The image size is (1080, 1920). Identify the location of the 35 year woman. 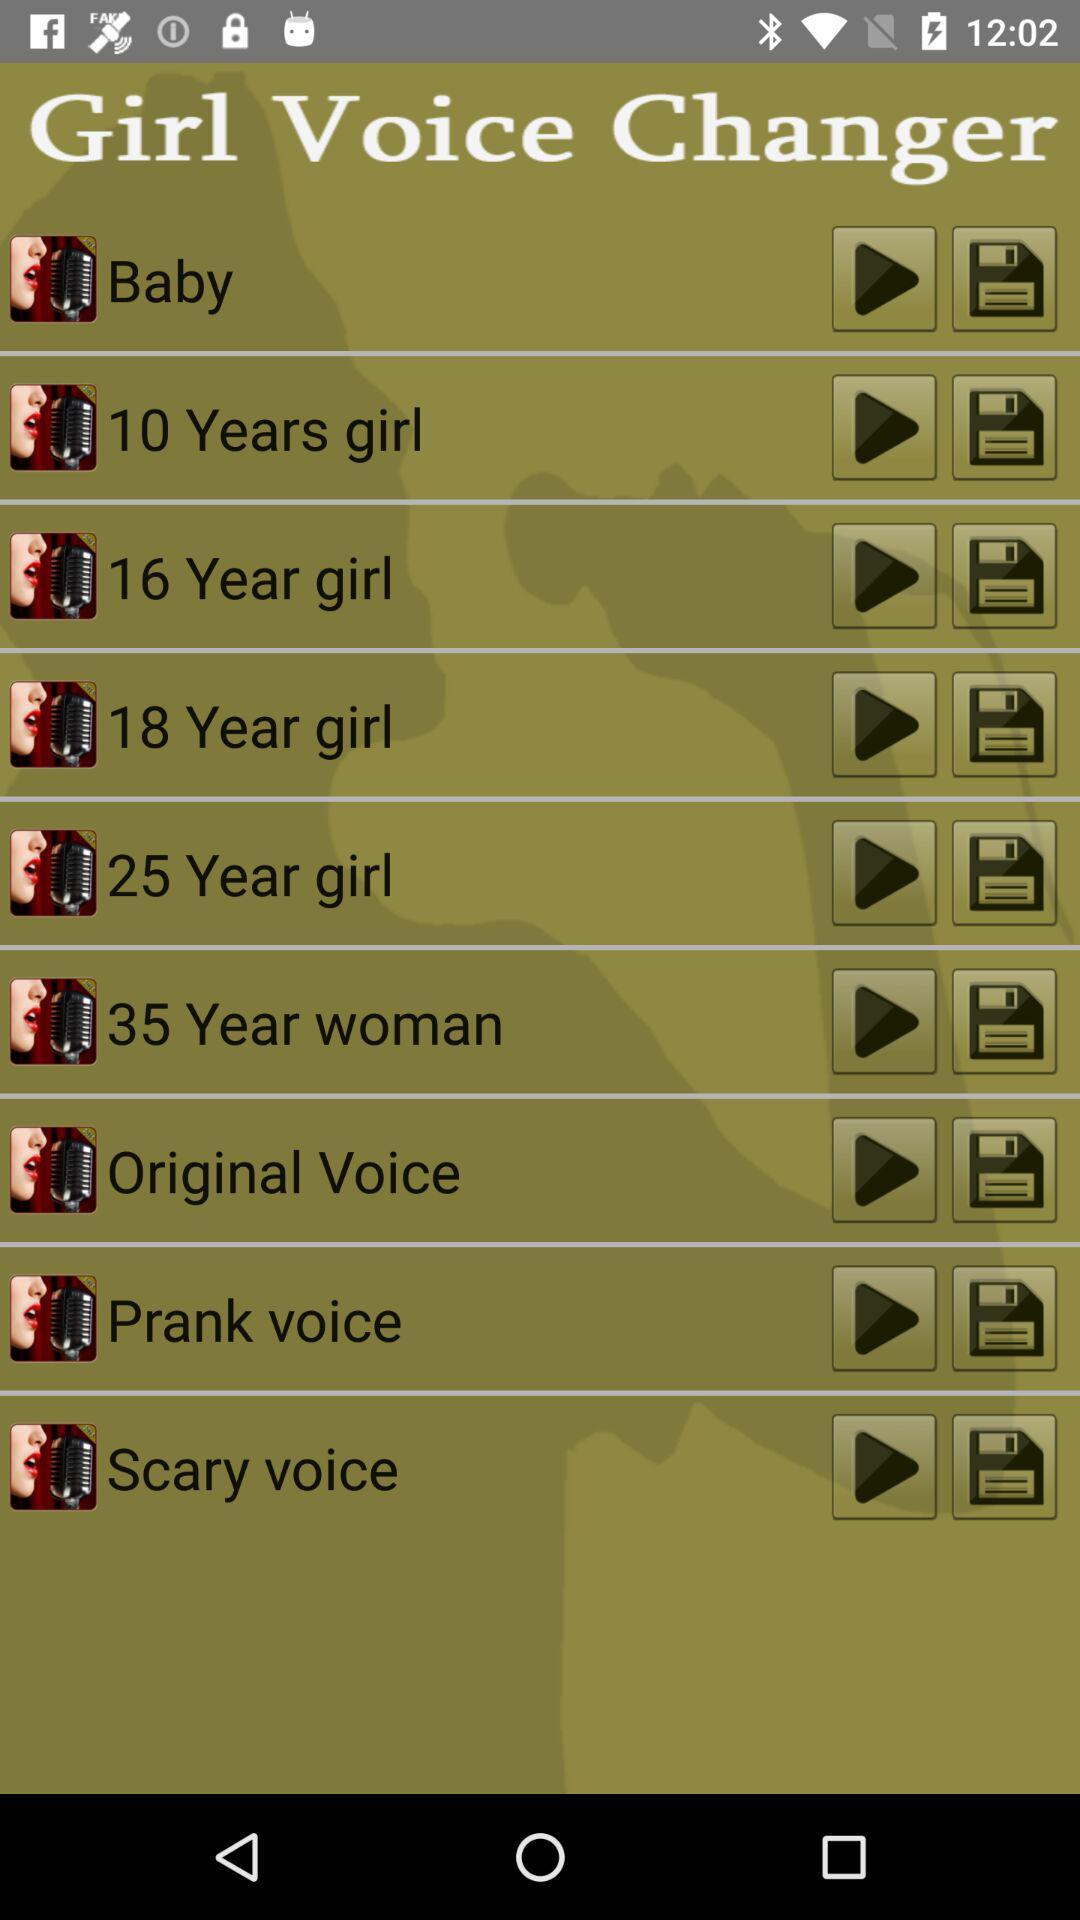
(469, 1021).